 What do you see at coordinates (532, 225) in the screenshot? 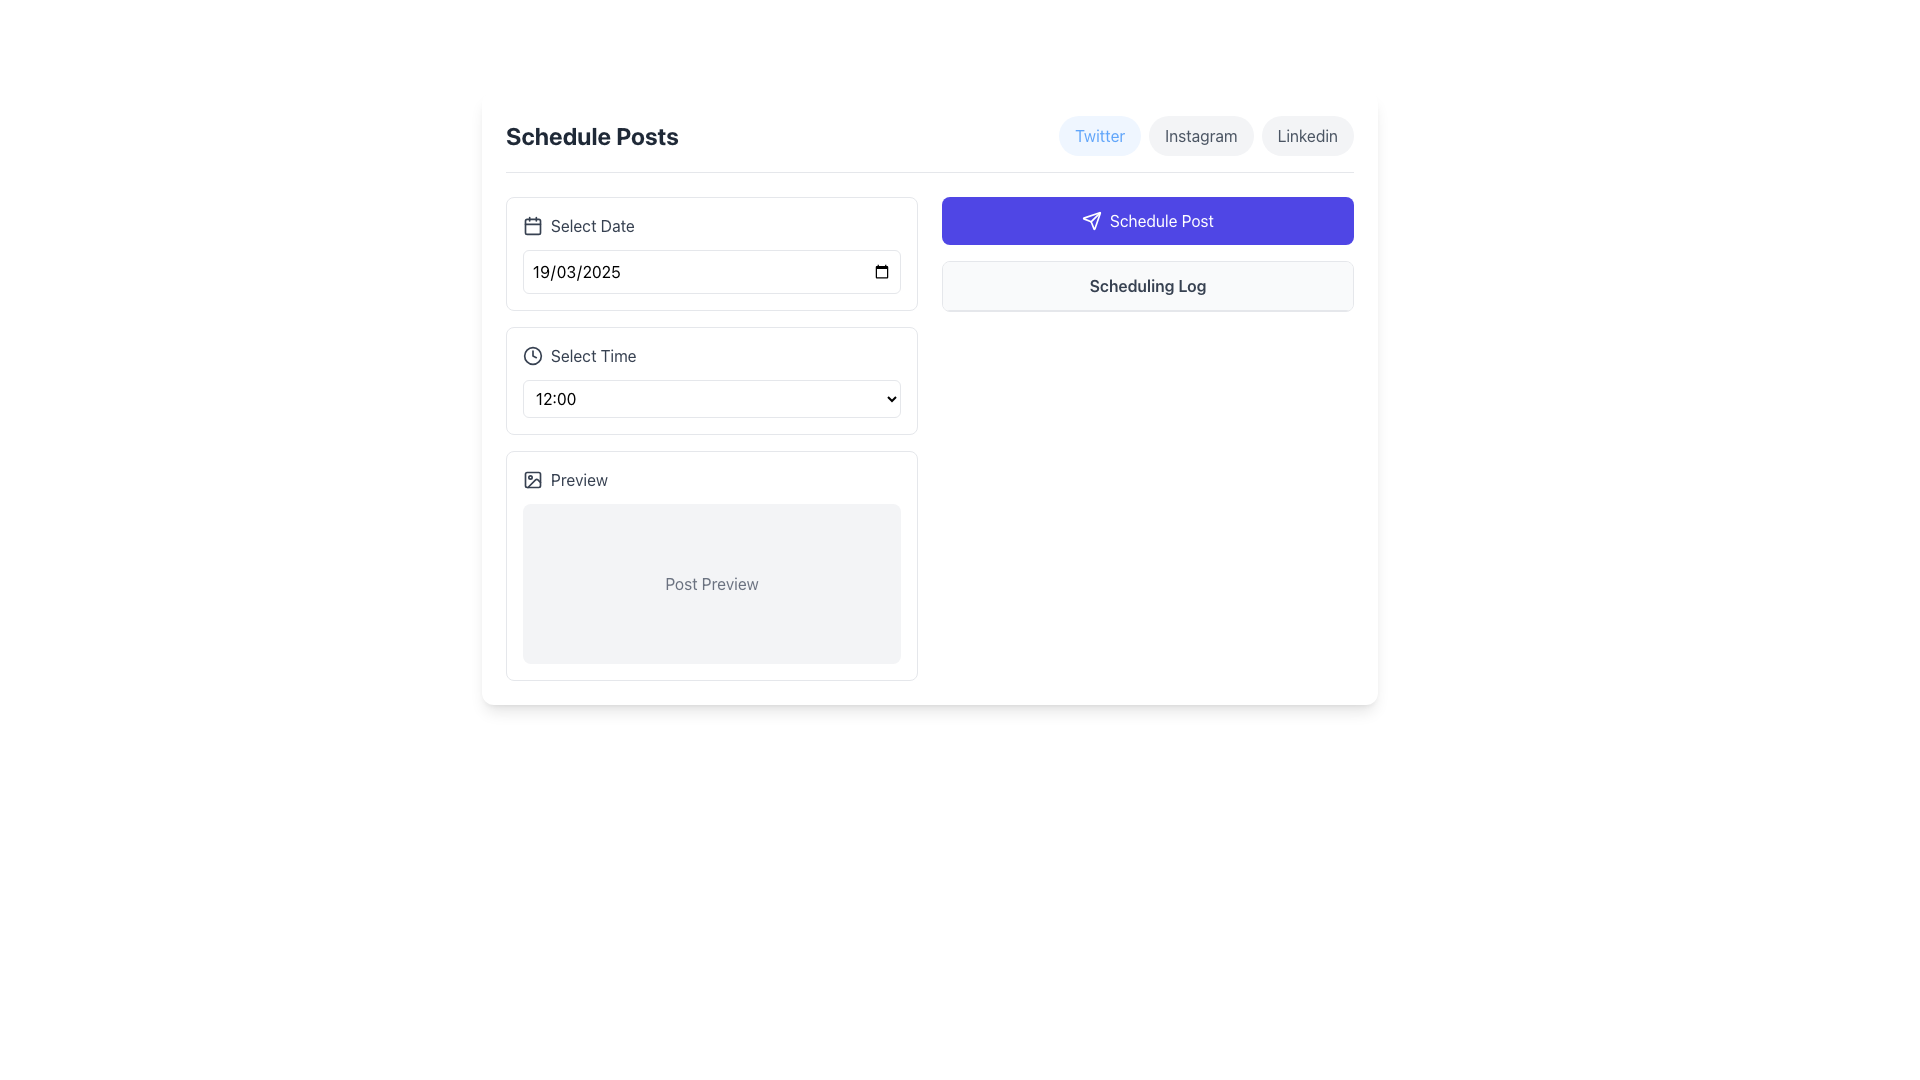
I see `the SVG icon located to the left of the 'Select Date' text label, which indicates the functionality for selecting or interacting with a date` at bounding box center [532, 225].